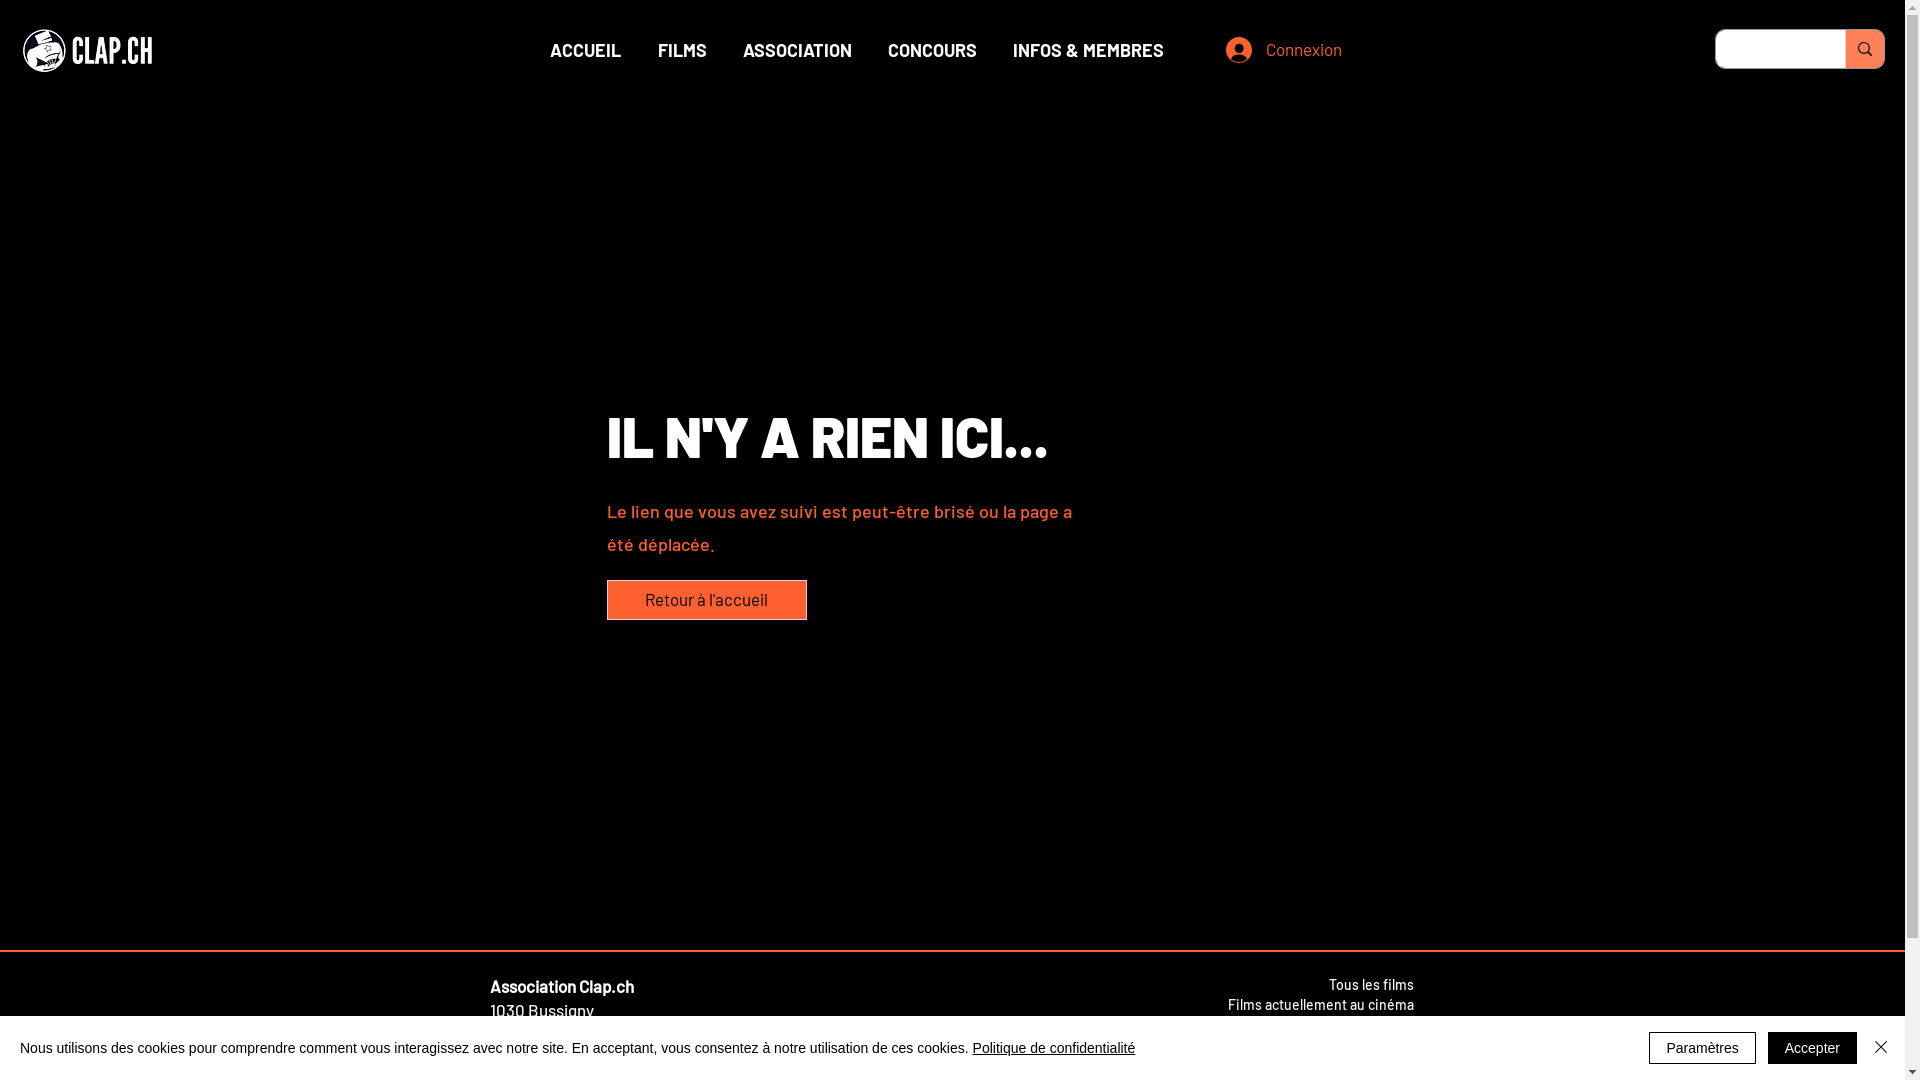 The height and width of the screenshot is (1080, 1920). I want to click on 'FILMS', so click(682, 49).